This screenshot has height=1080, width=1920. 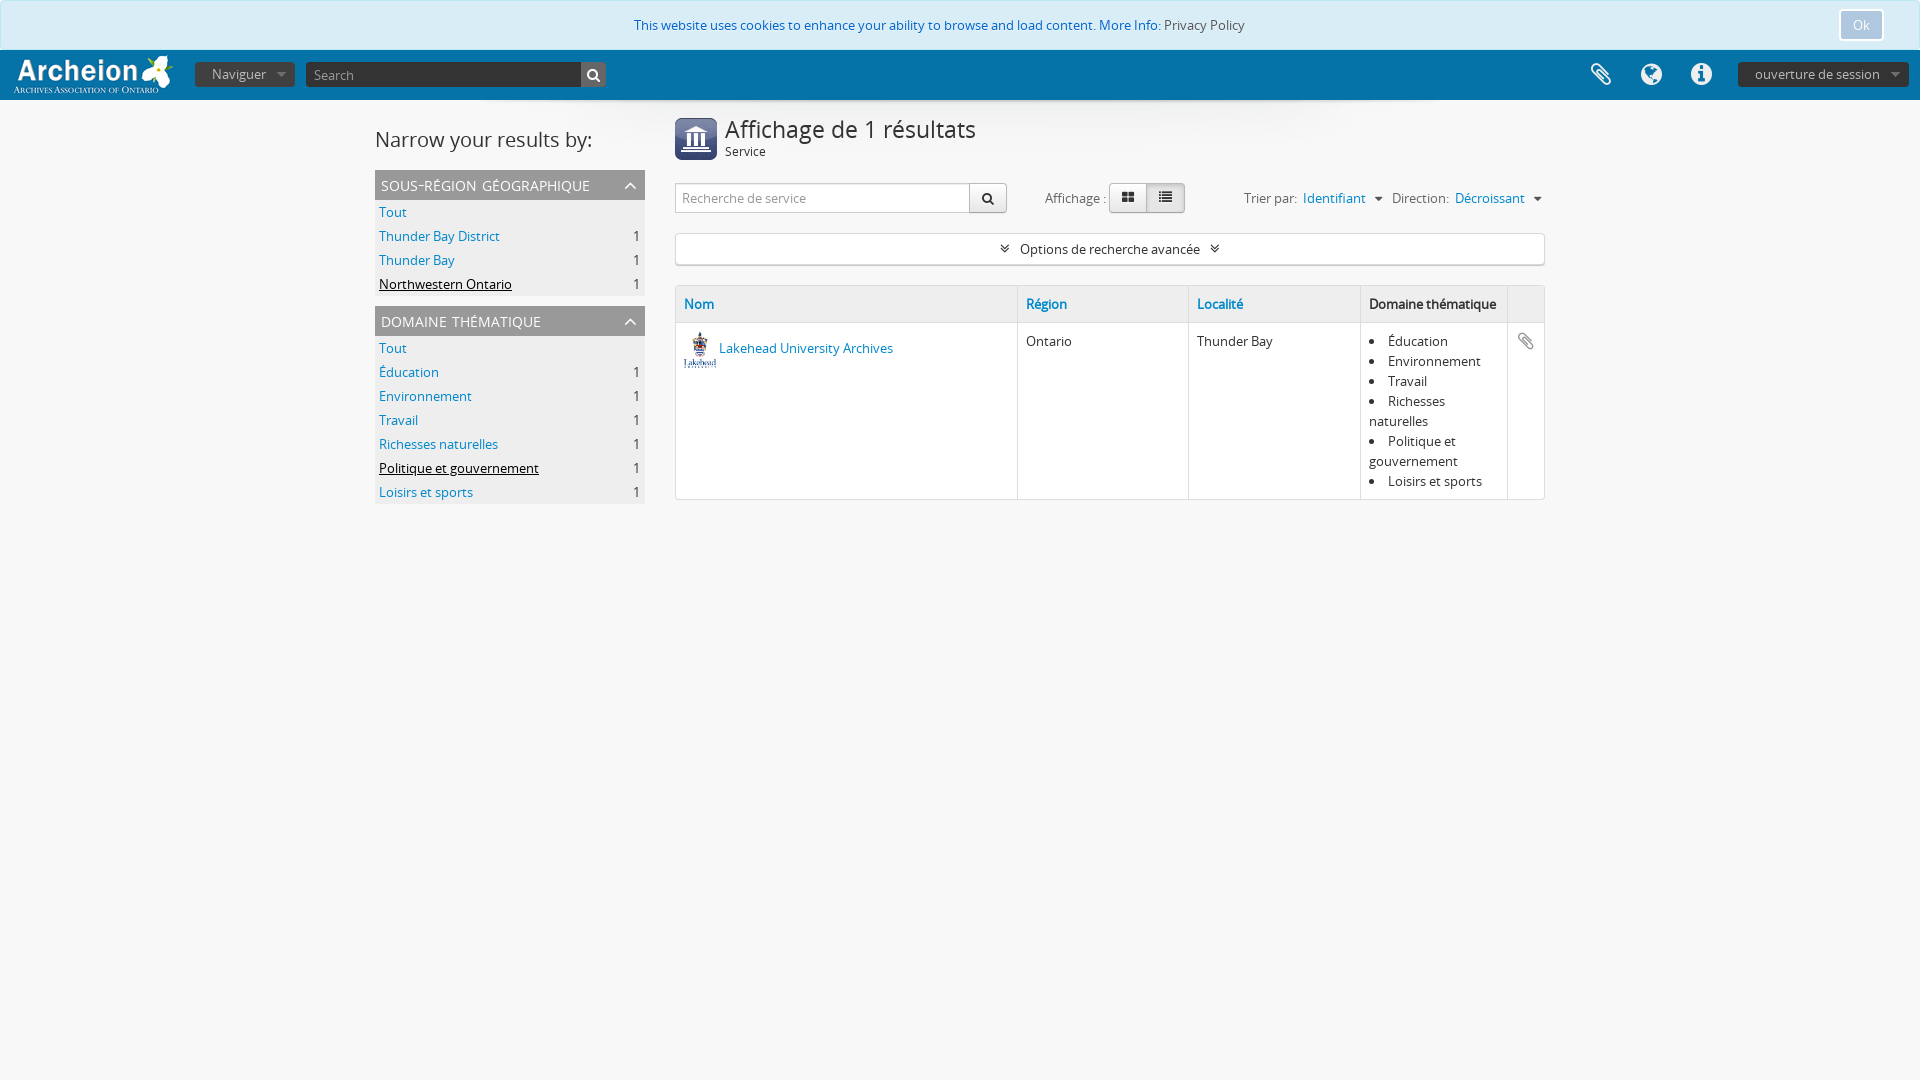 I want to click on 'Nom', so click(x=684, y=304).